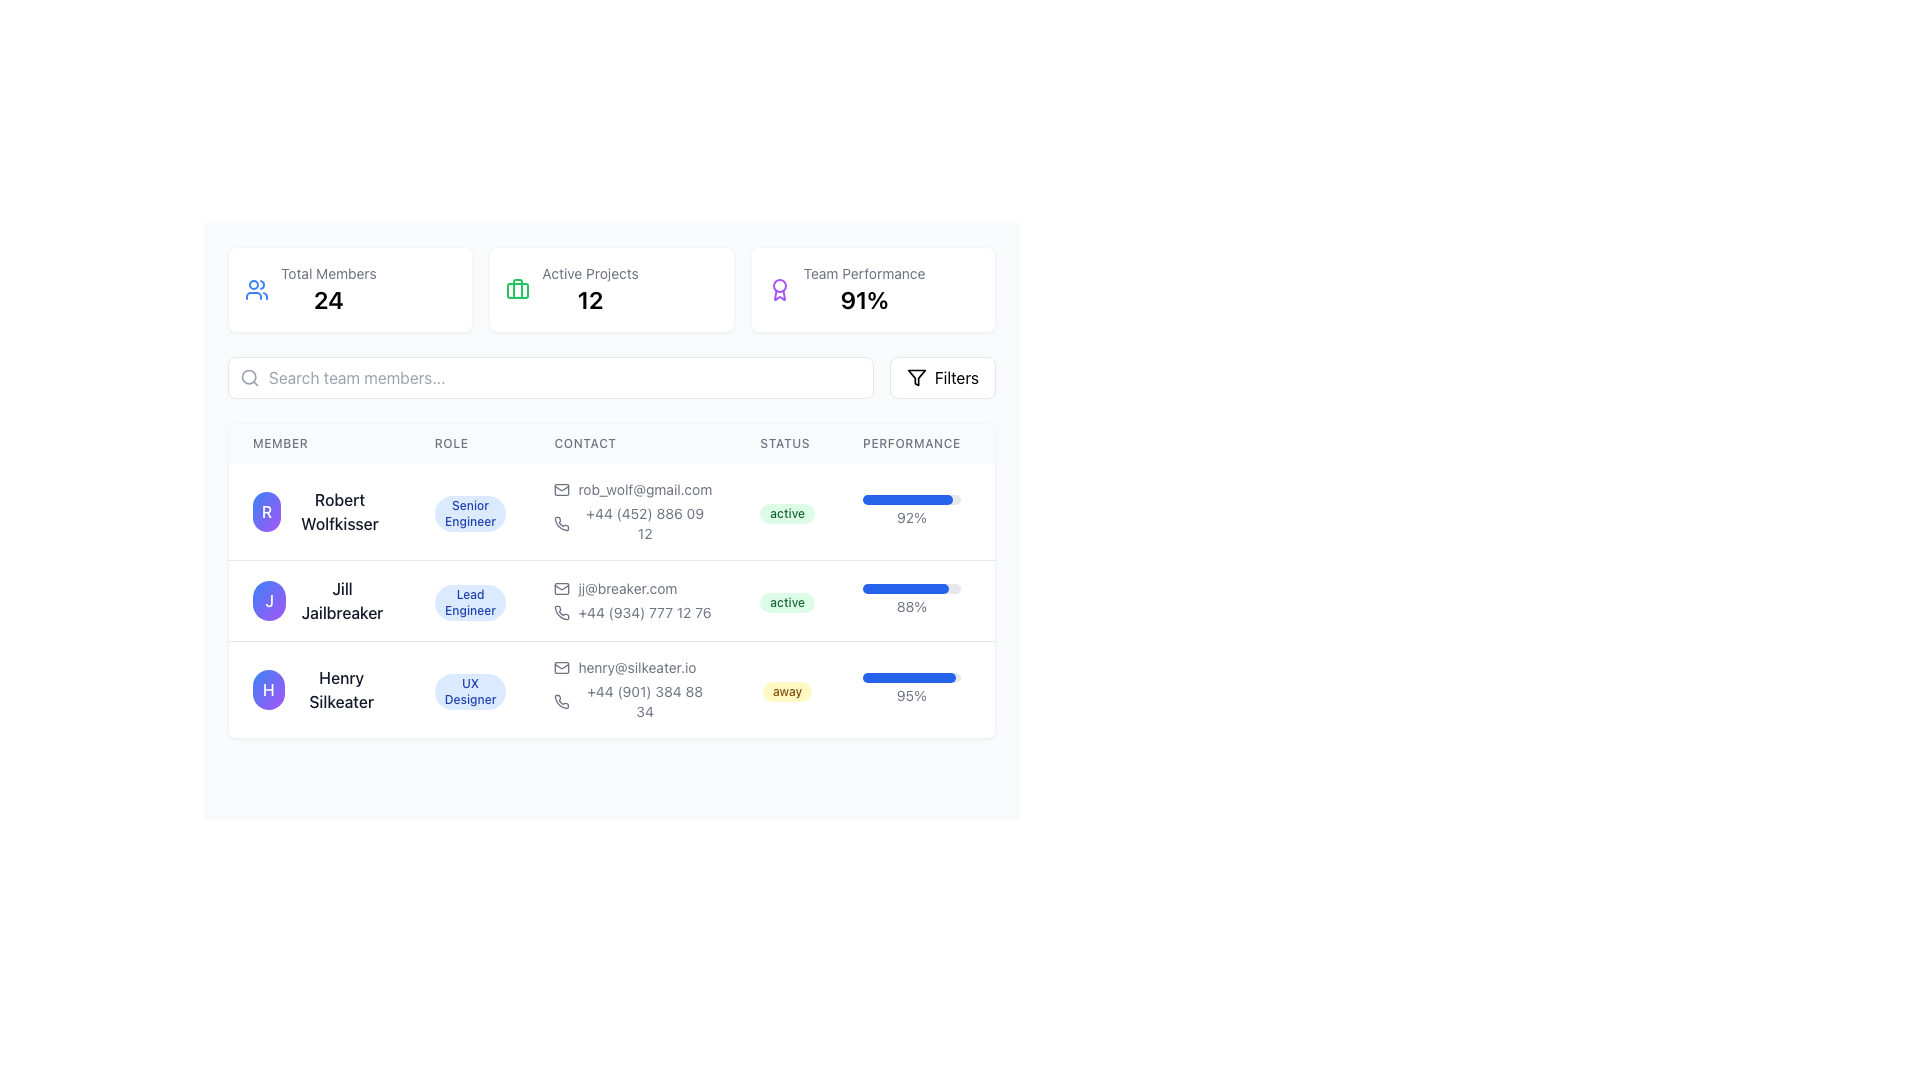  I want to click on the Progress Bar representing the performance progress of 'Robert Wolfkisser', which shows 92% completion in the first row of the 'Performance' column, so click(906, 499).